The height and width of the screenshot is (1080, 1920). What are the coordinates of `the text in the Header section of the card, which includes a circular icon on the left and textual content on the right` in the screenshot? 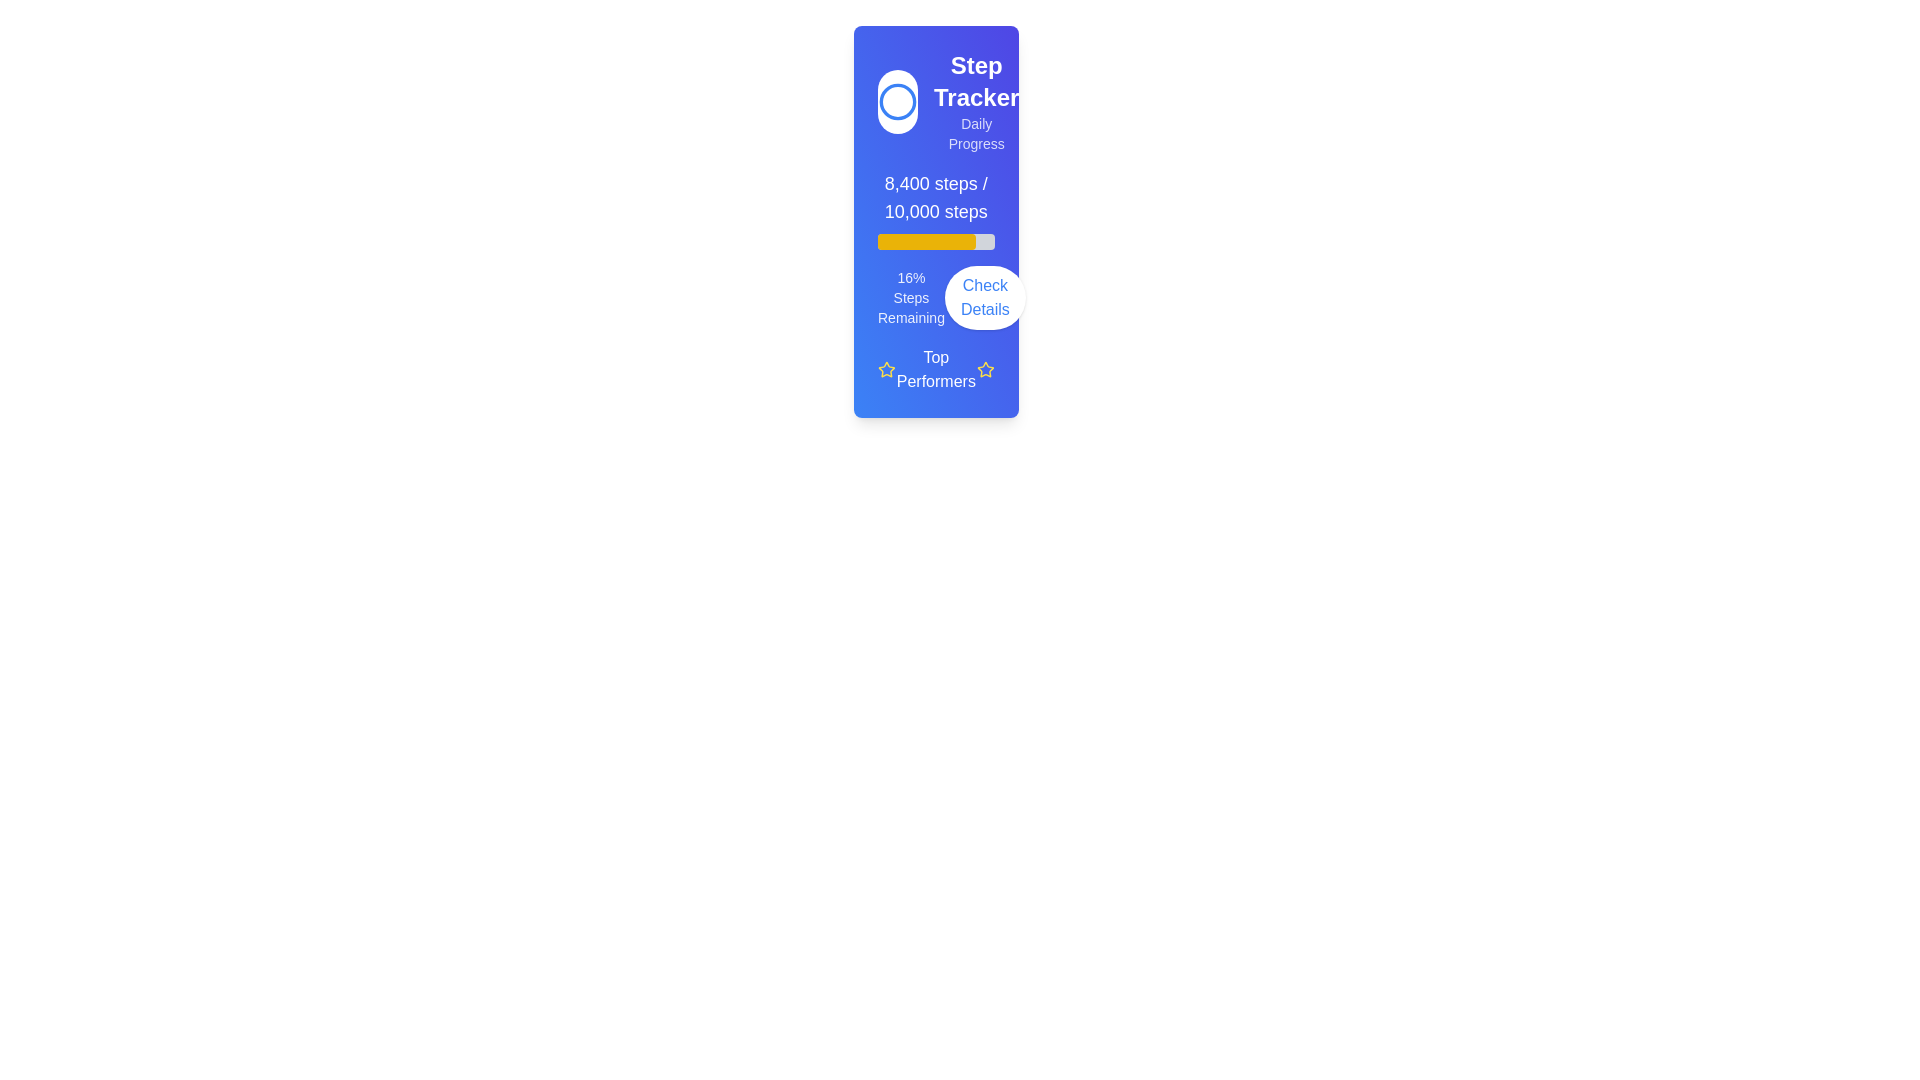 It's located at (935, 101).